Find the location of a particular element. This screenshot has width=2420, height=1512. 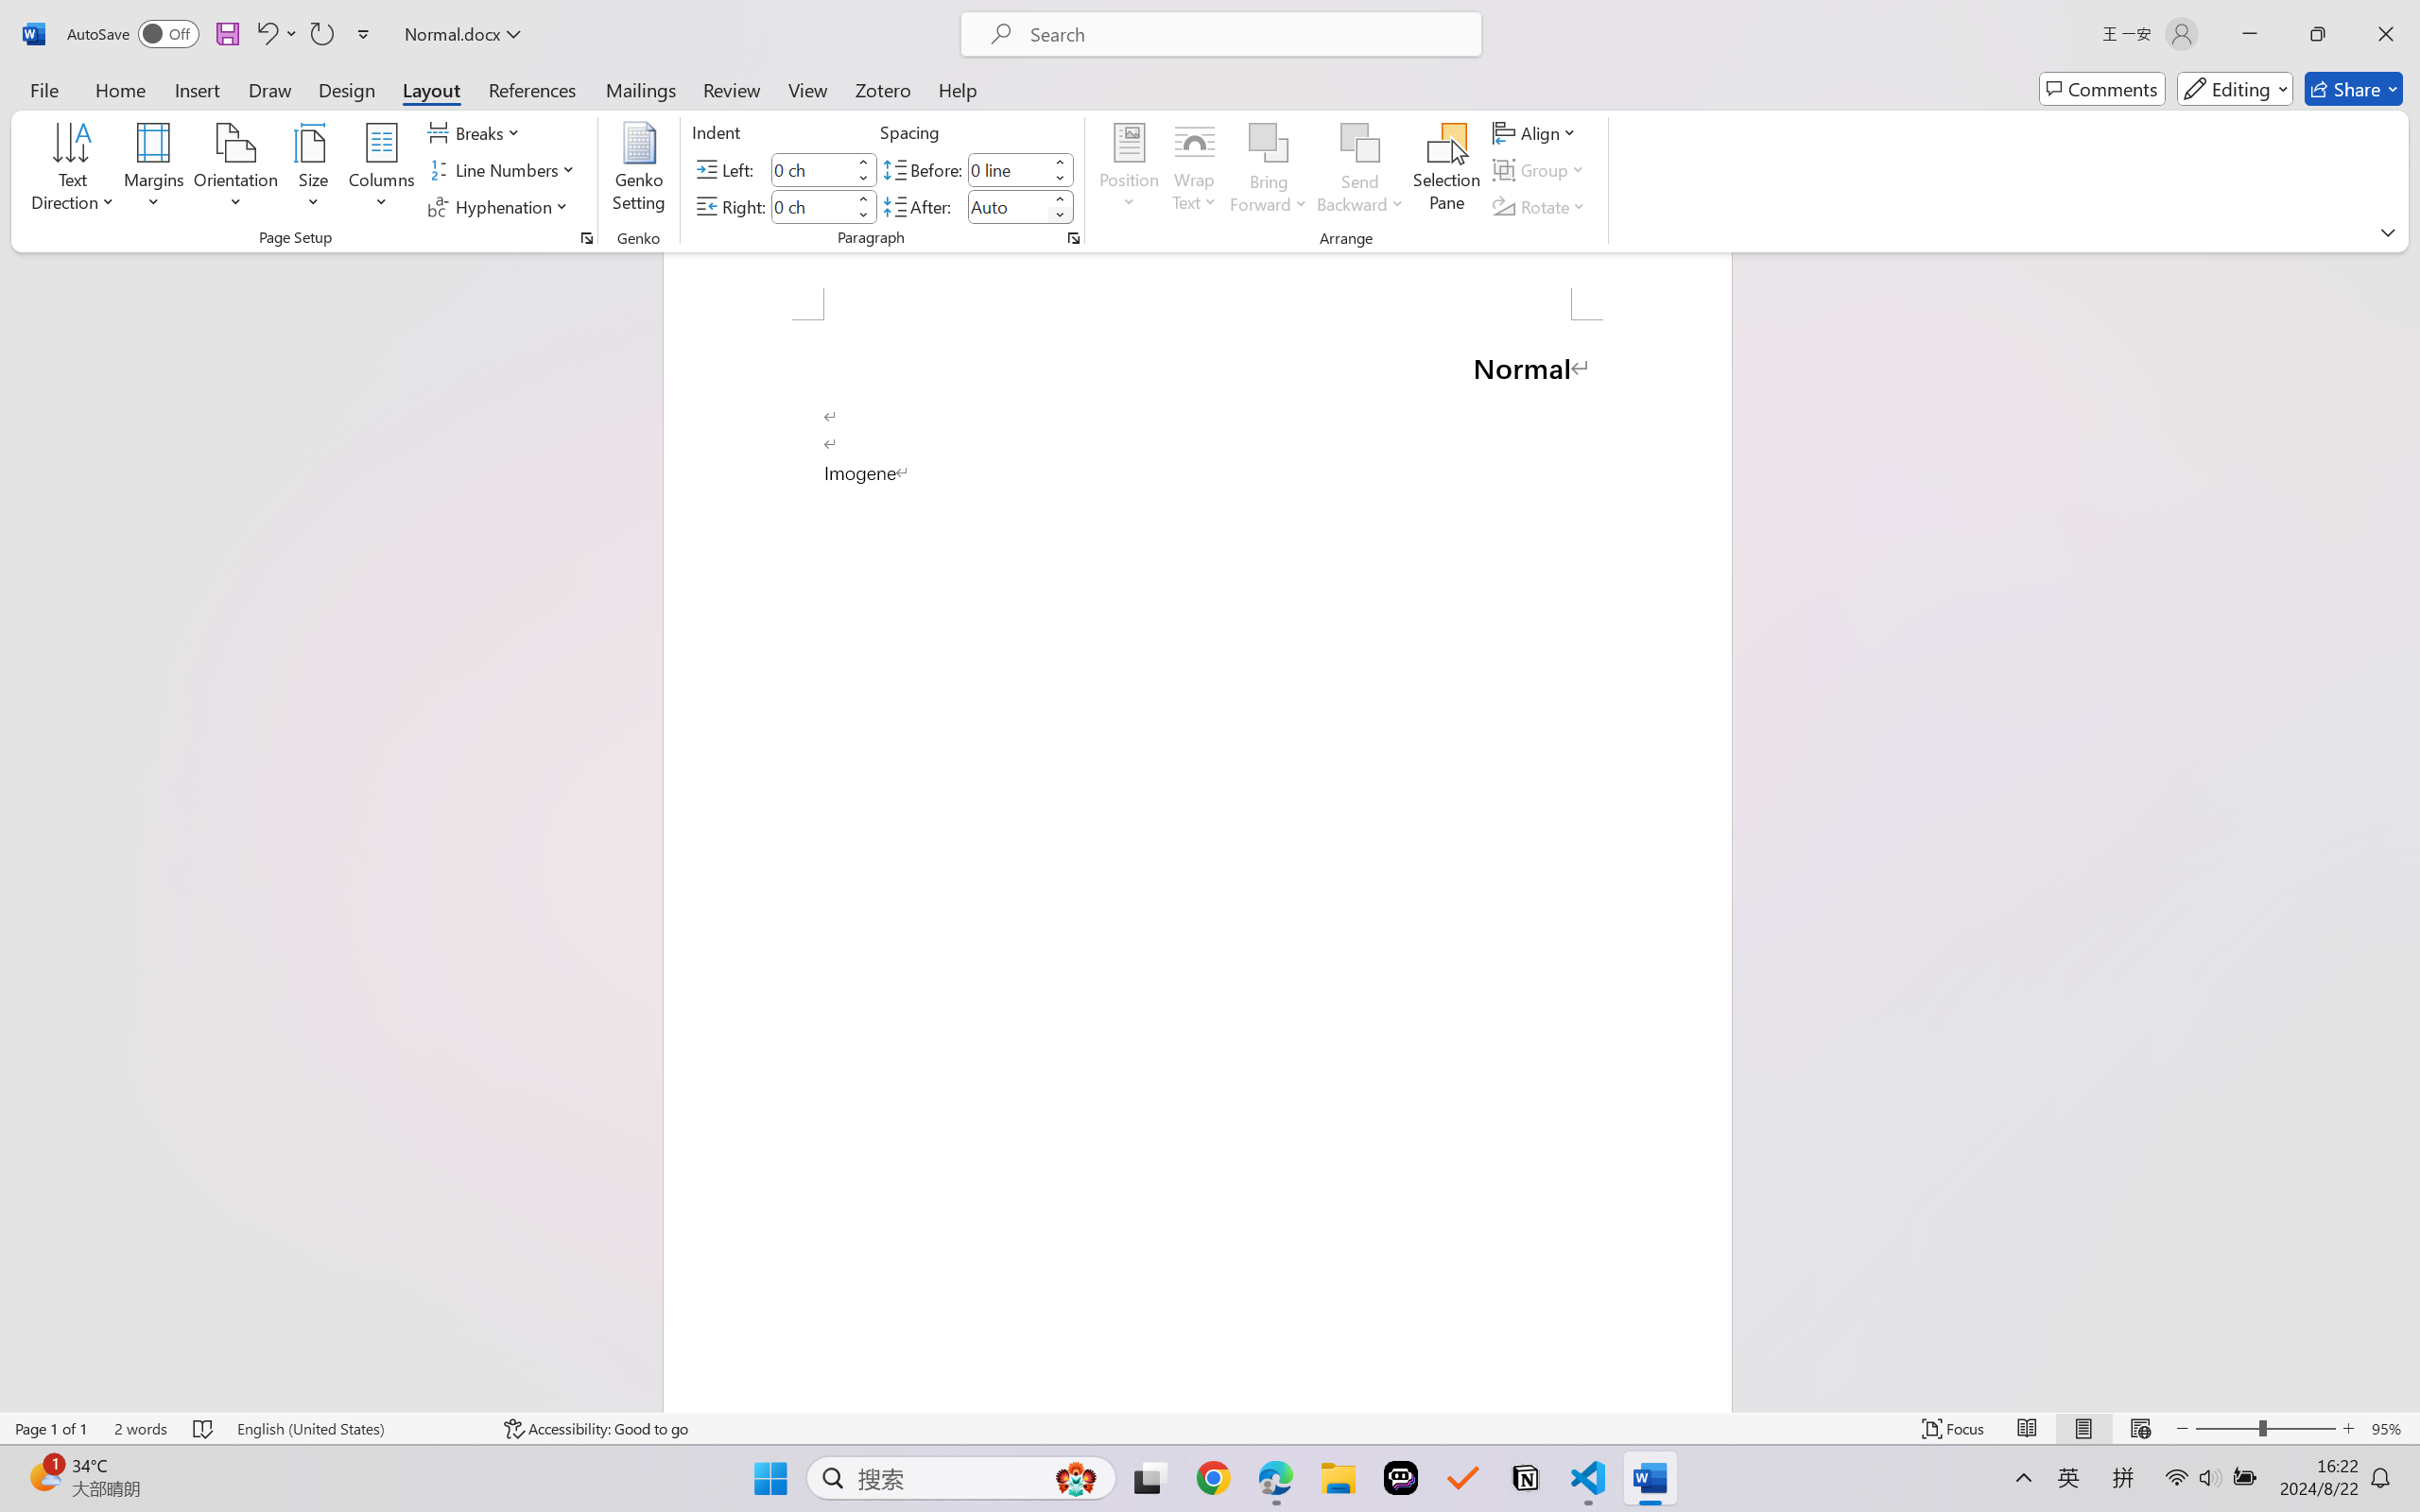

'Undo Paragraph Formatting' is located at coordinates (274, 33).